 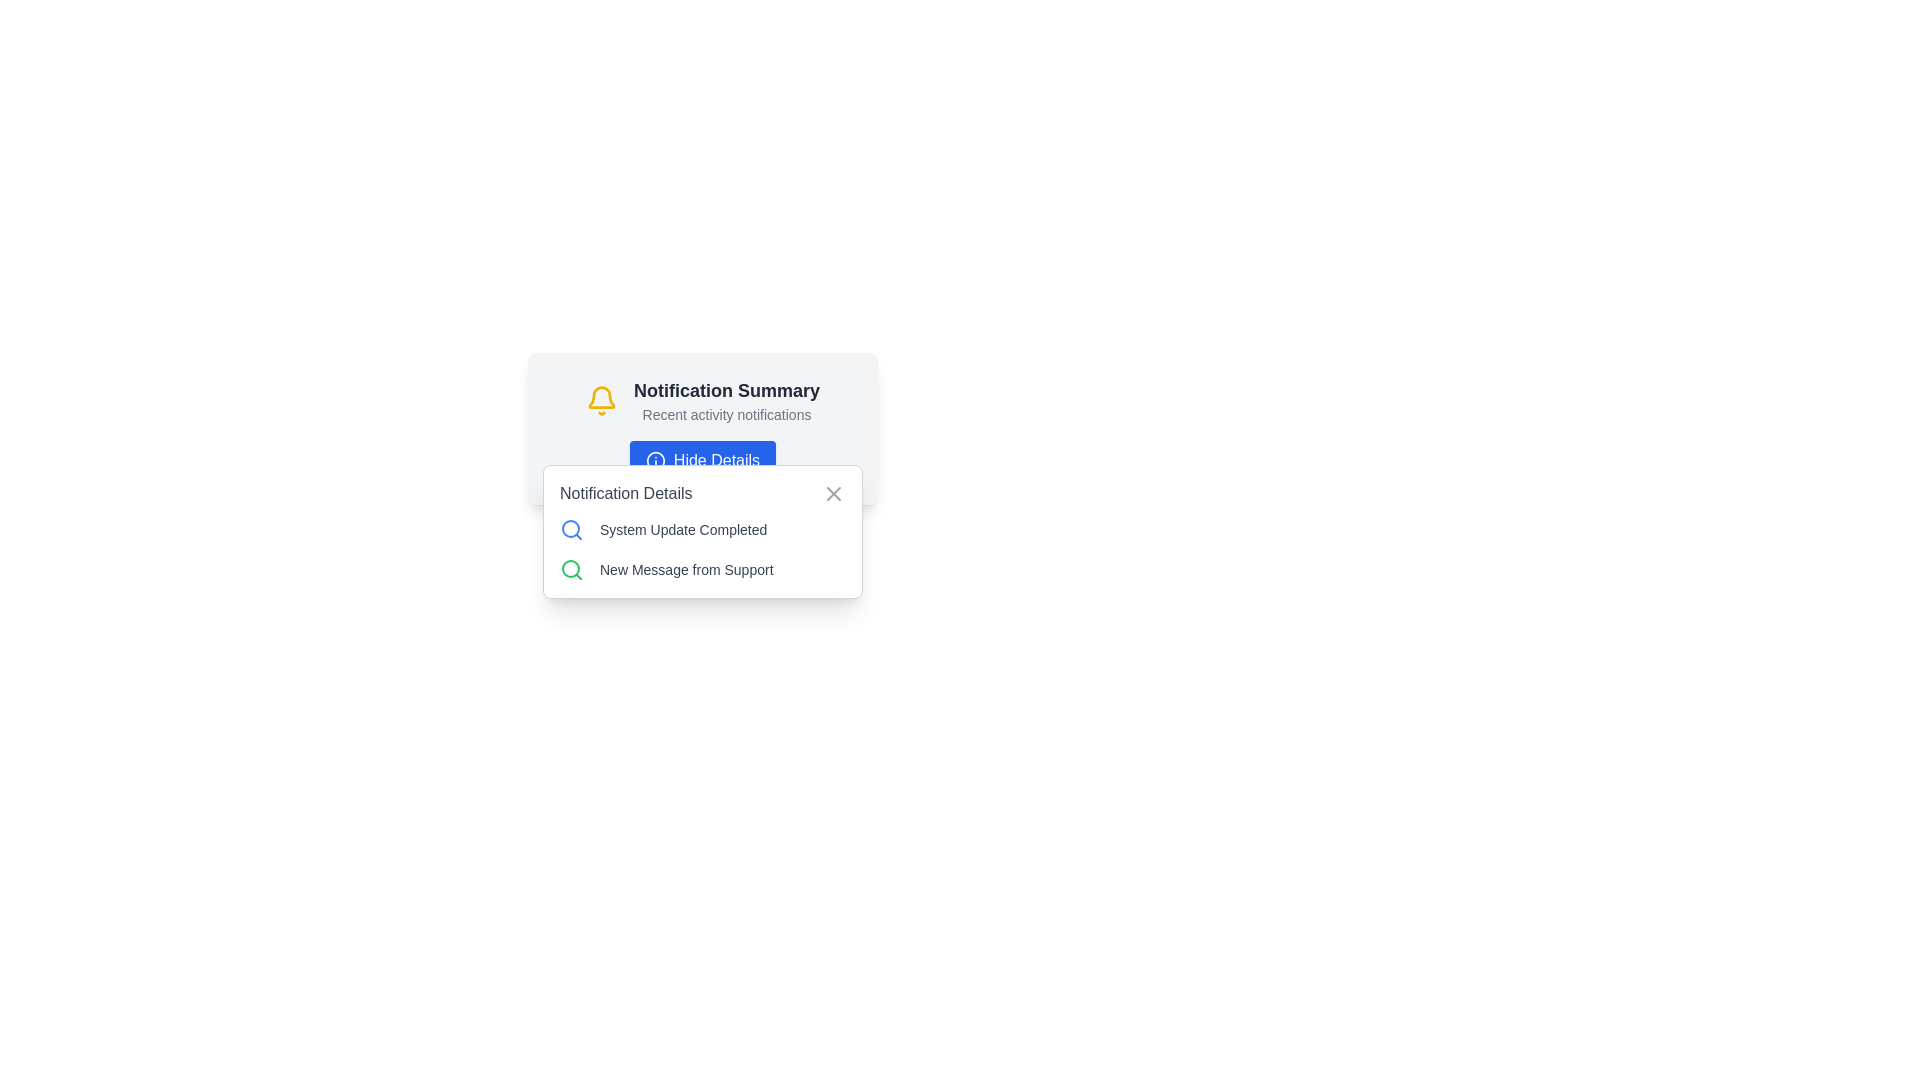 What do you see at coordinates (834, 493) in the screenshot?
I see `the close button represented by a small 'X' icon in the top-right corner of the 'Notification Details' panel` at bounding box center [834, 493].